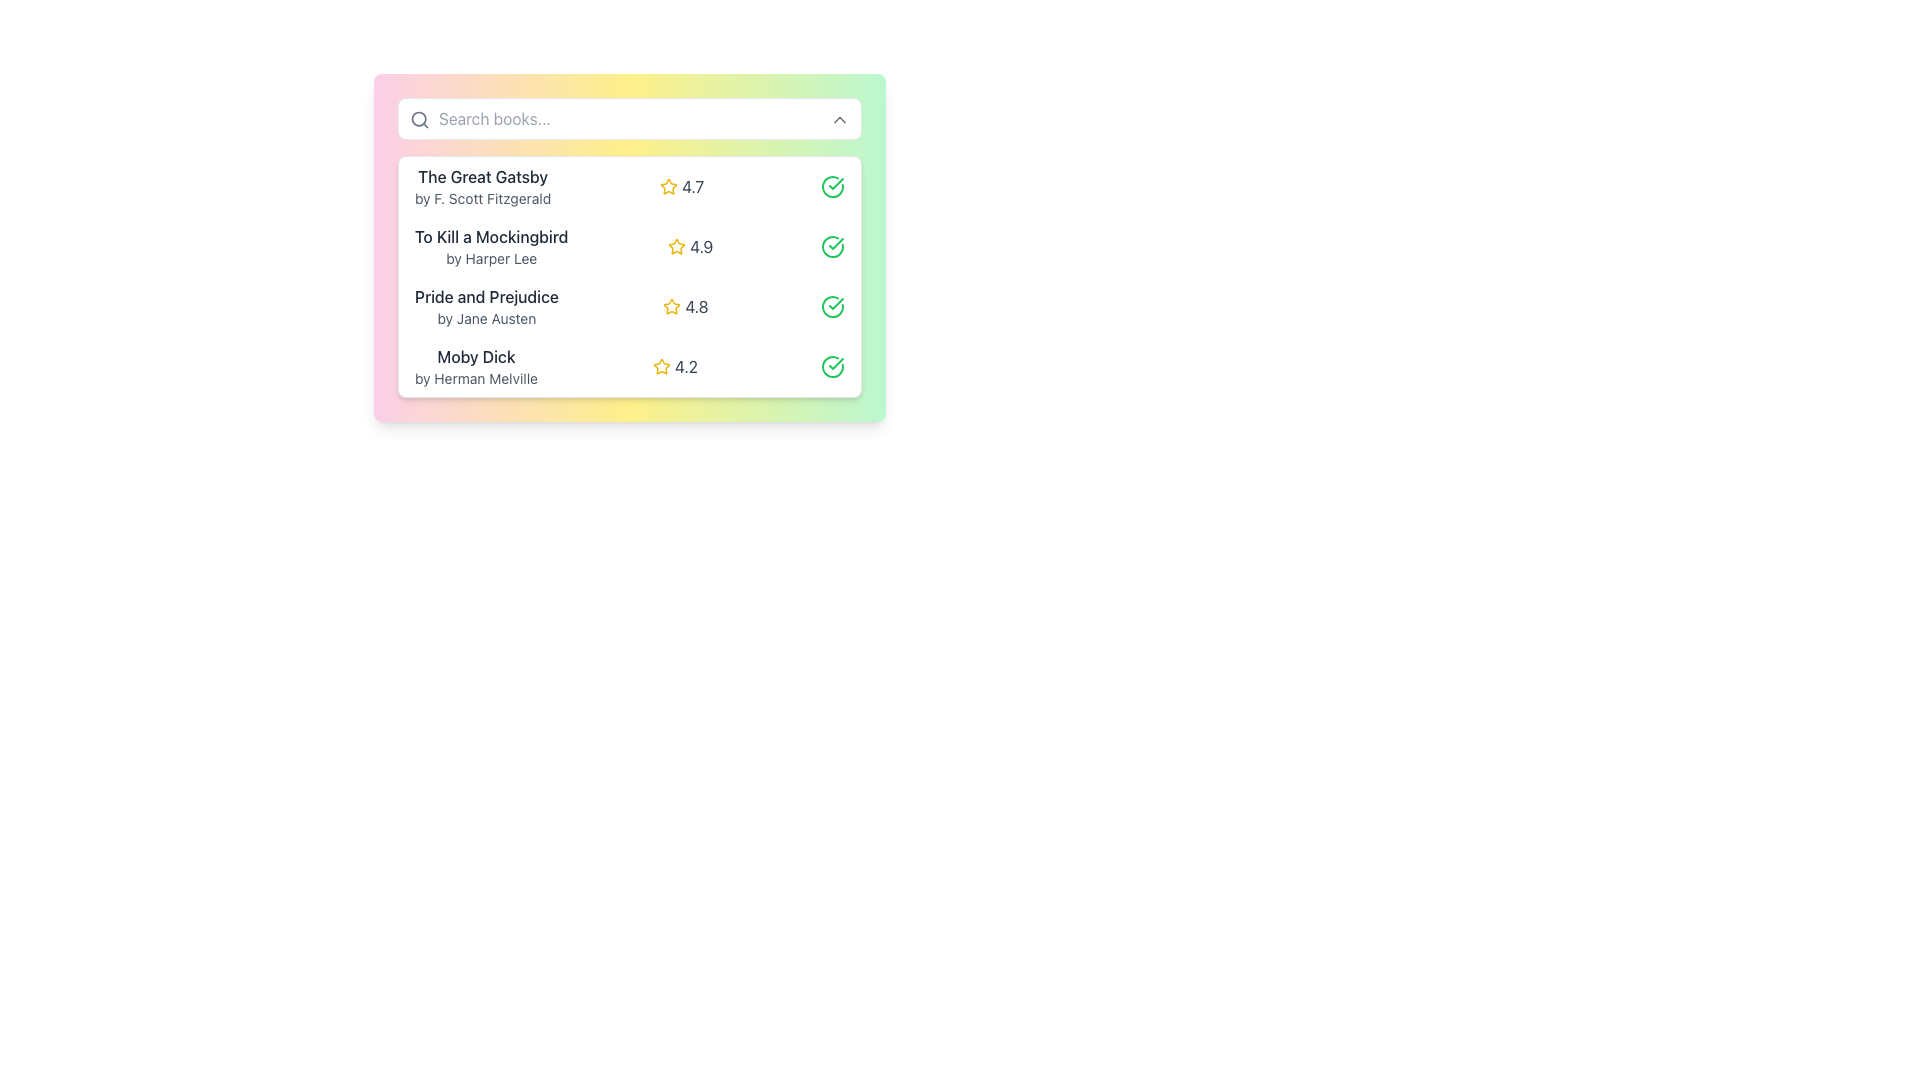 The height and width of the screenshot is (1080, 1920). I want to click on the rating icon for 'The Great Gatsby', which is located on the far-left side of the first row, adjacent to the text '4.7', so click(669, 186).